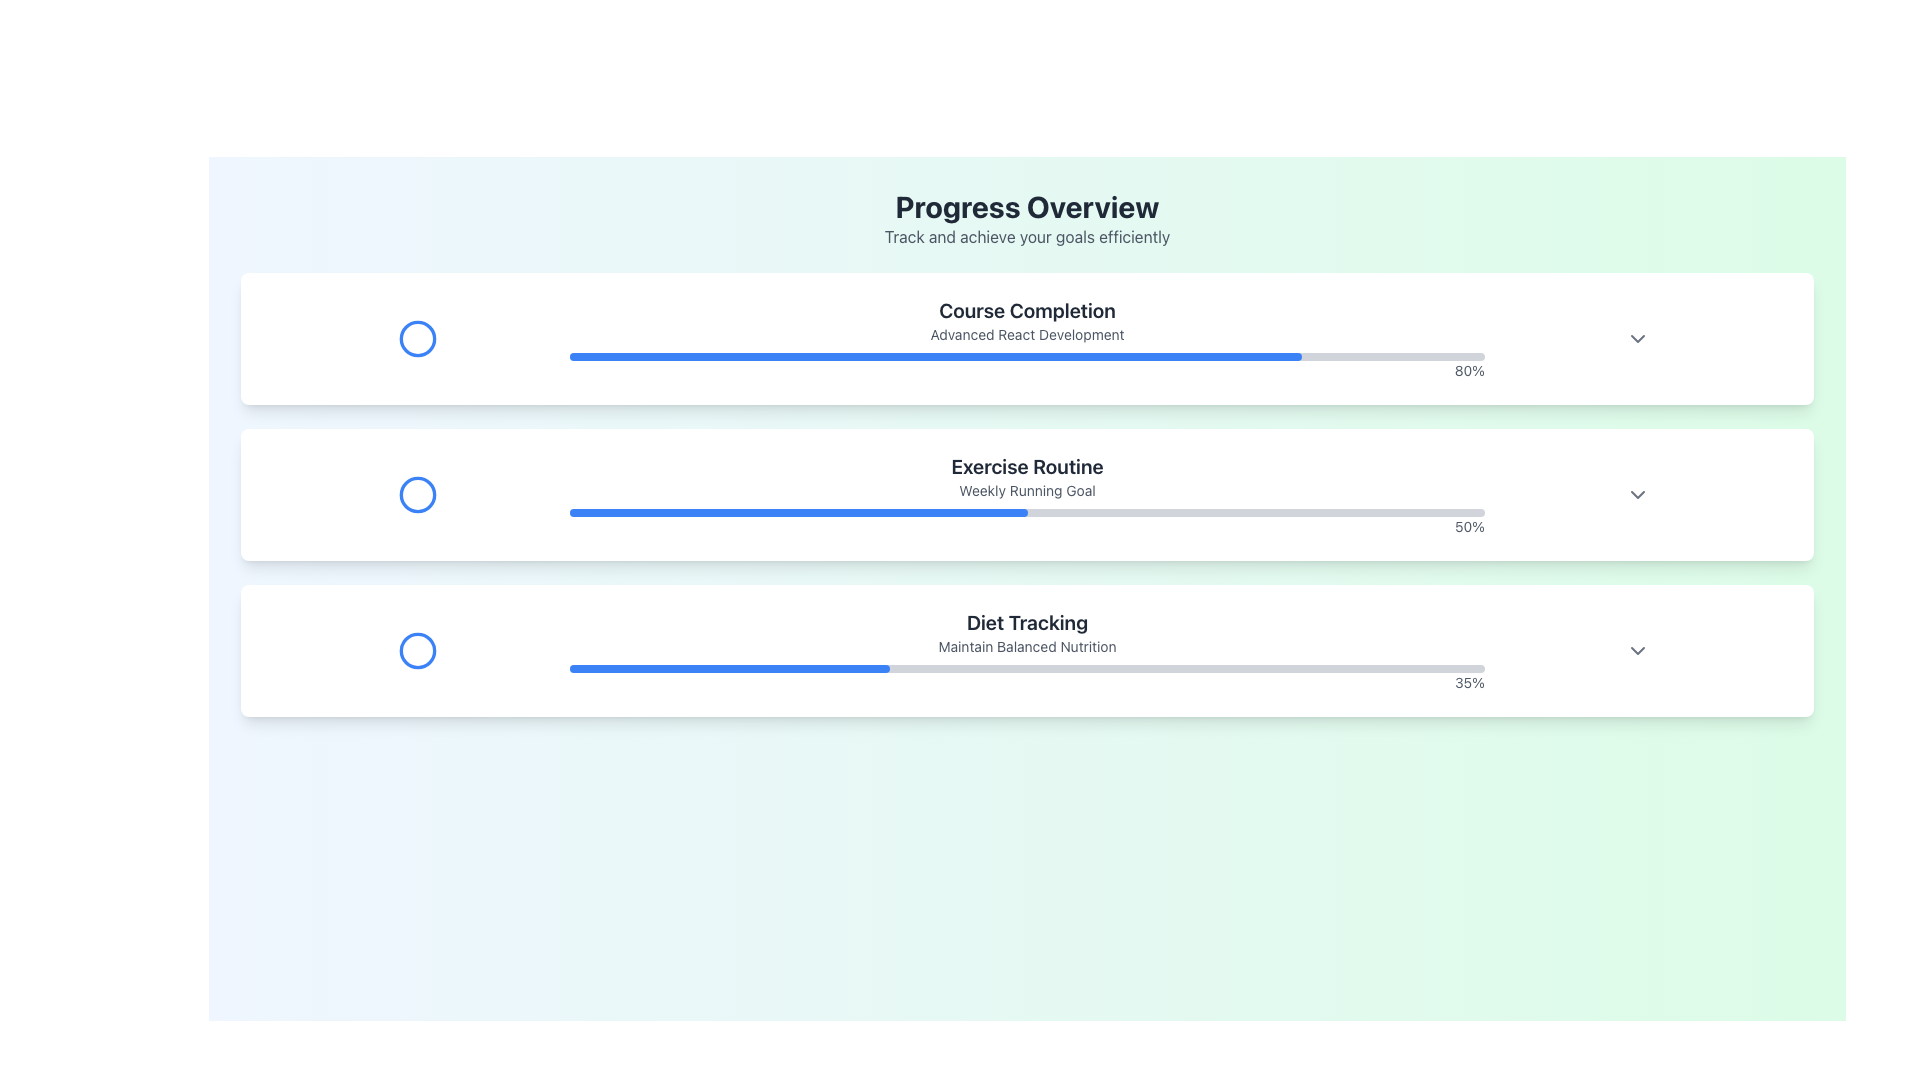 The image size is (1920, 1080). Describe the element at coordinates (1637, 651) in the screenshot. I see `the right-aligned chevron-down icon` at that location.